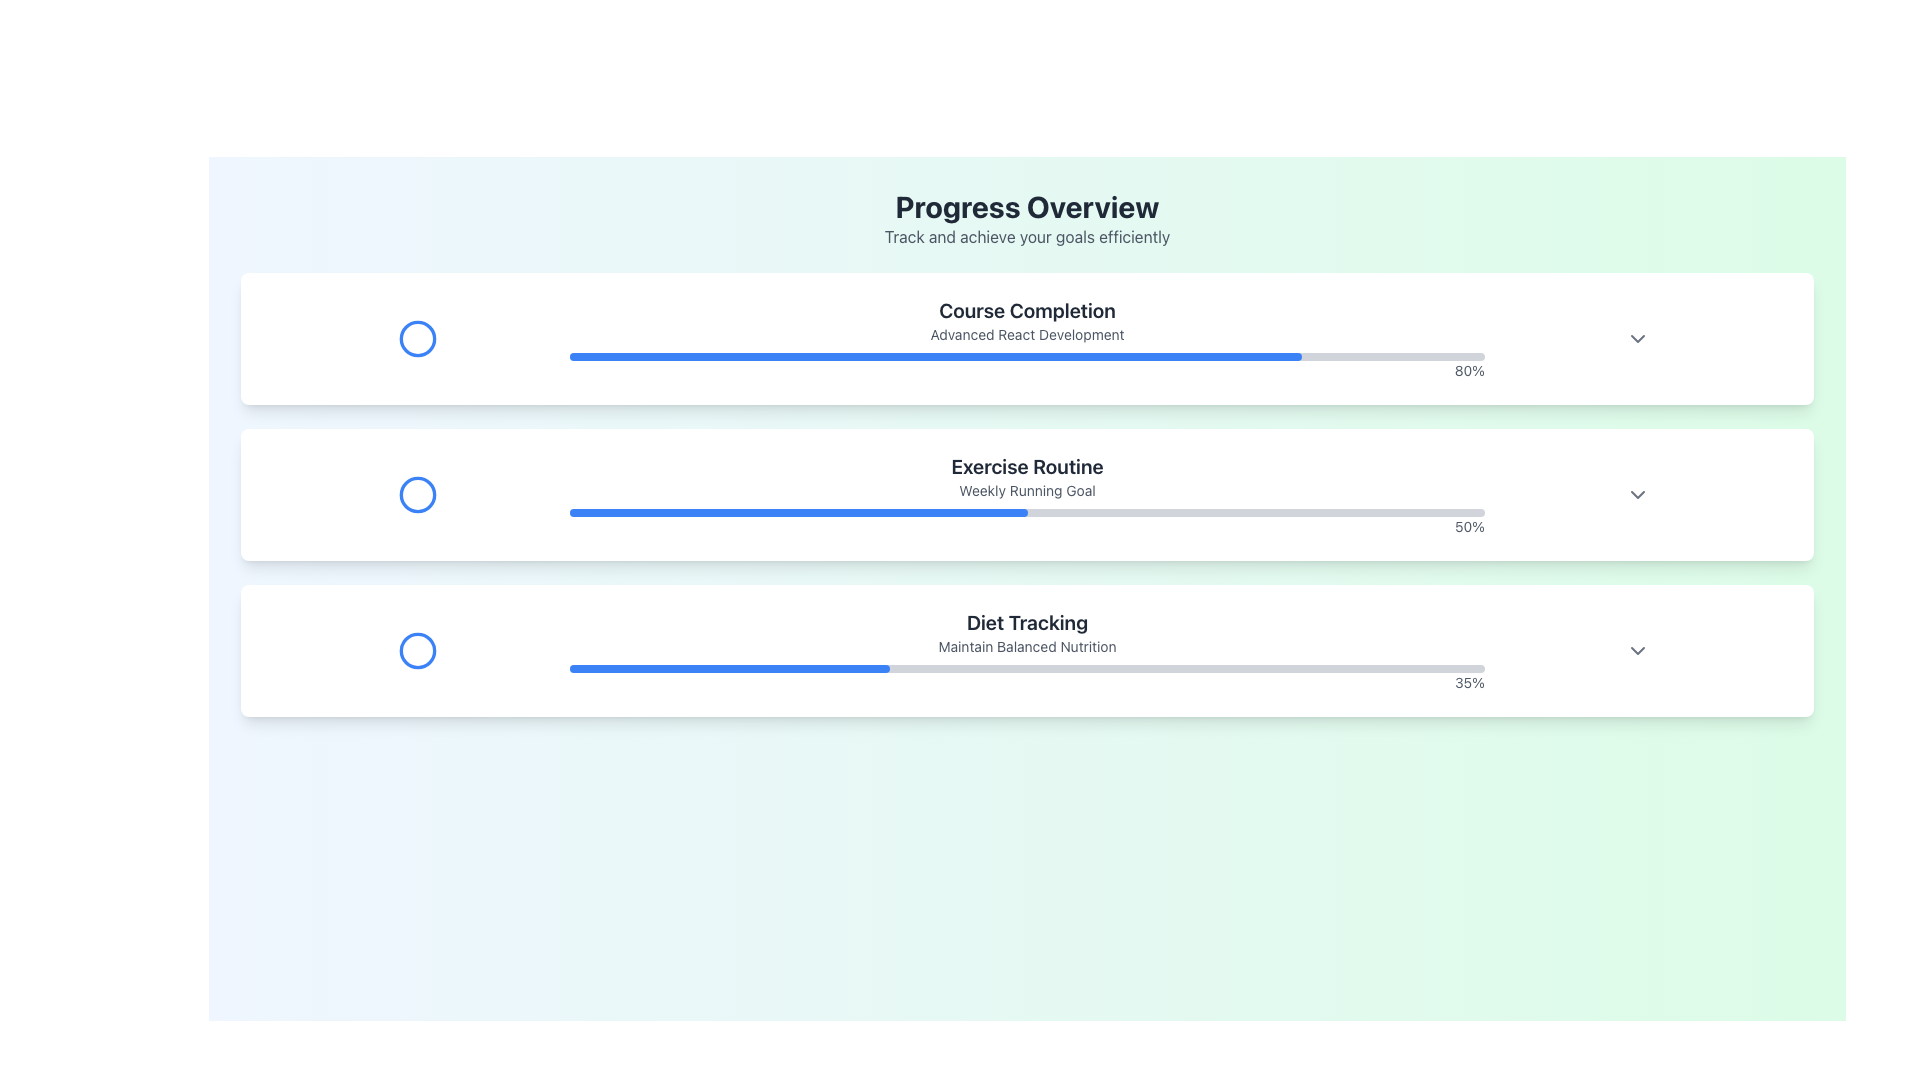 The image size is (1920, 1080). Describe the element at coordinates (1637, 651) in the screenshot. I see `the right-aligned chevron-down icon` at that location.